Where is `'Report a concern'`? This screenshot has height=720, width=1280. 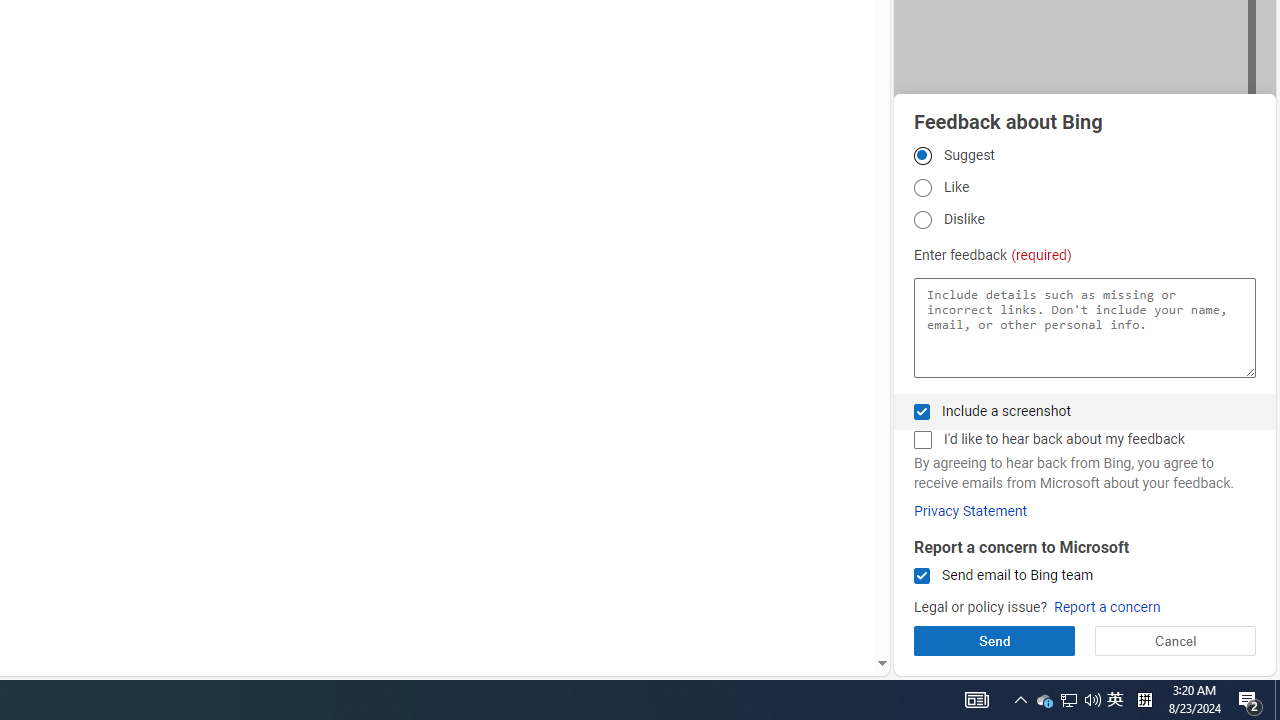 'Report a concern' is located at coordinates (1106, 606).